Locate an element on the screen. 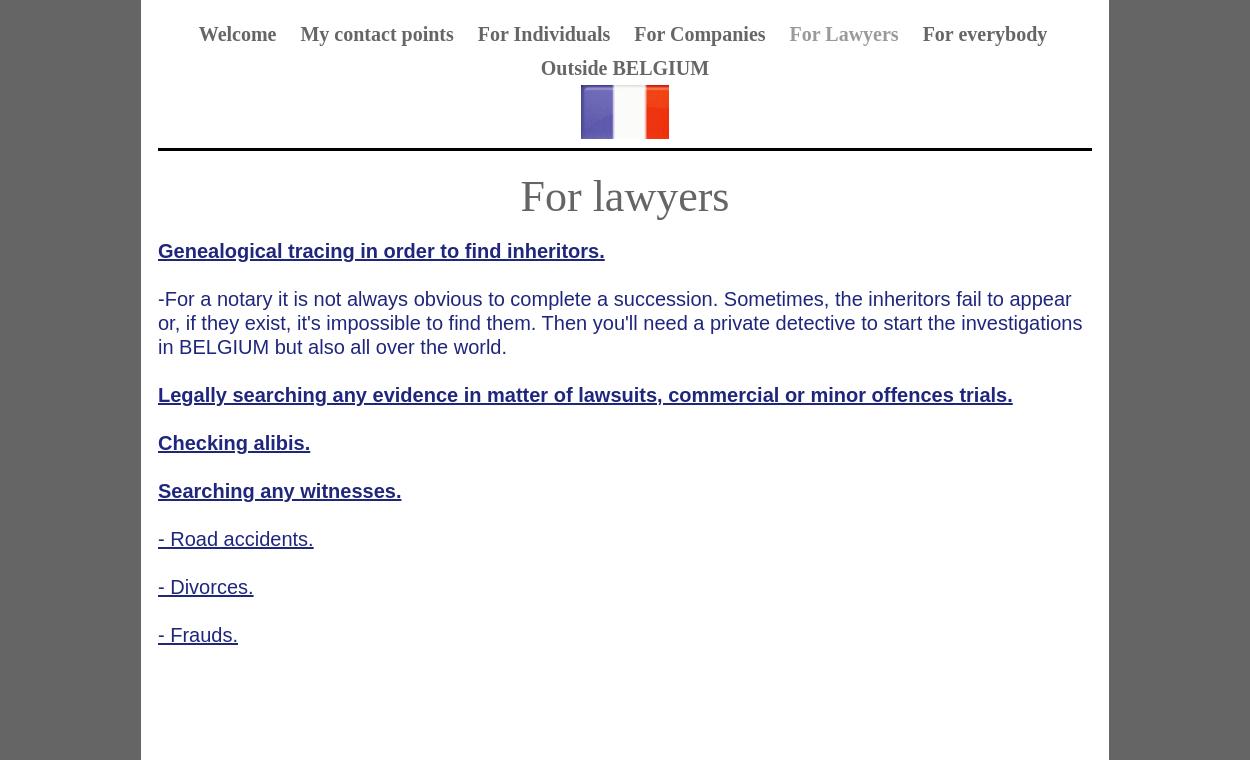  'Outside BELGIUM' is located at coordinates (623, 67).